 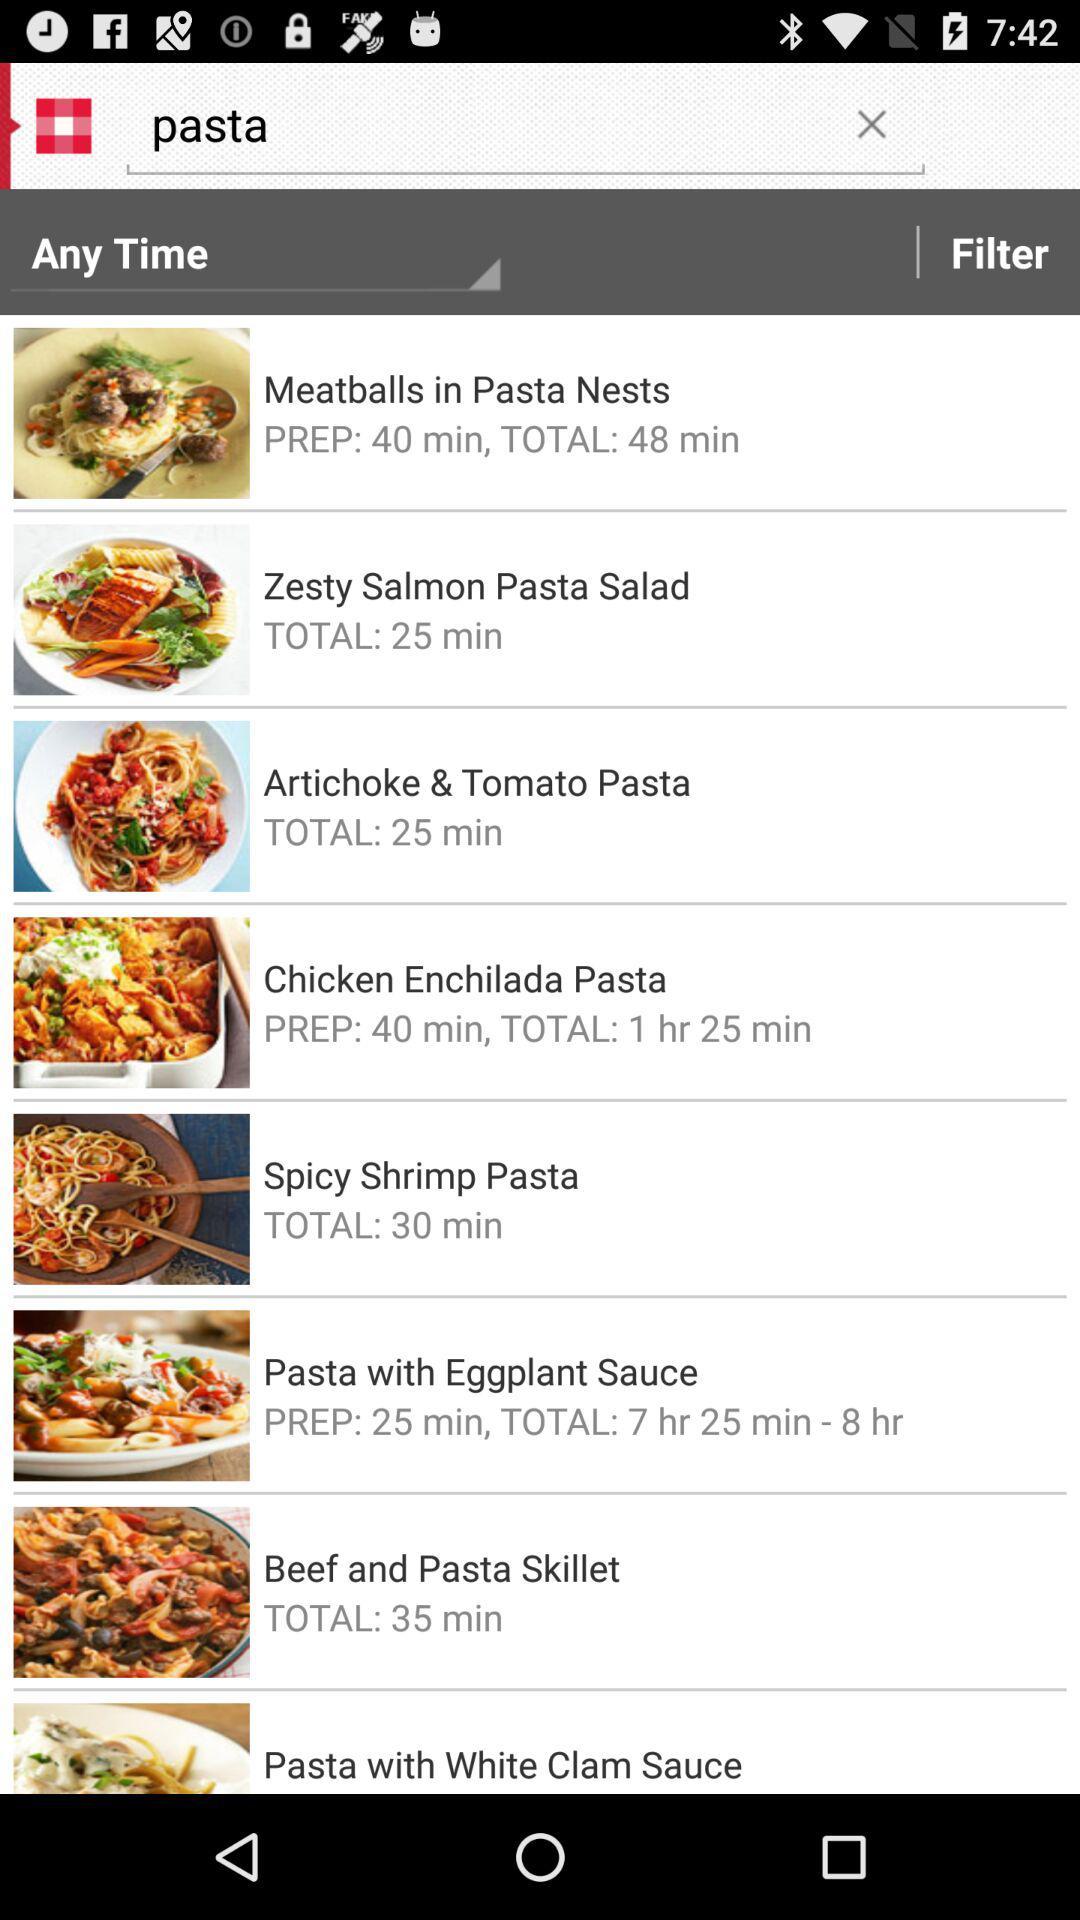 What do you see at coordinates (658, 780) in the screenshot?
I see `artichoke & tomato pasta app` at bounding box center [658, 780].